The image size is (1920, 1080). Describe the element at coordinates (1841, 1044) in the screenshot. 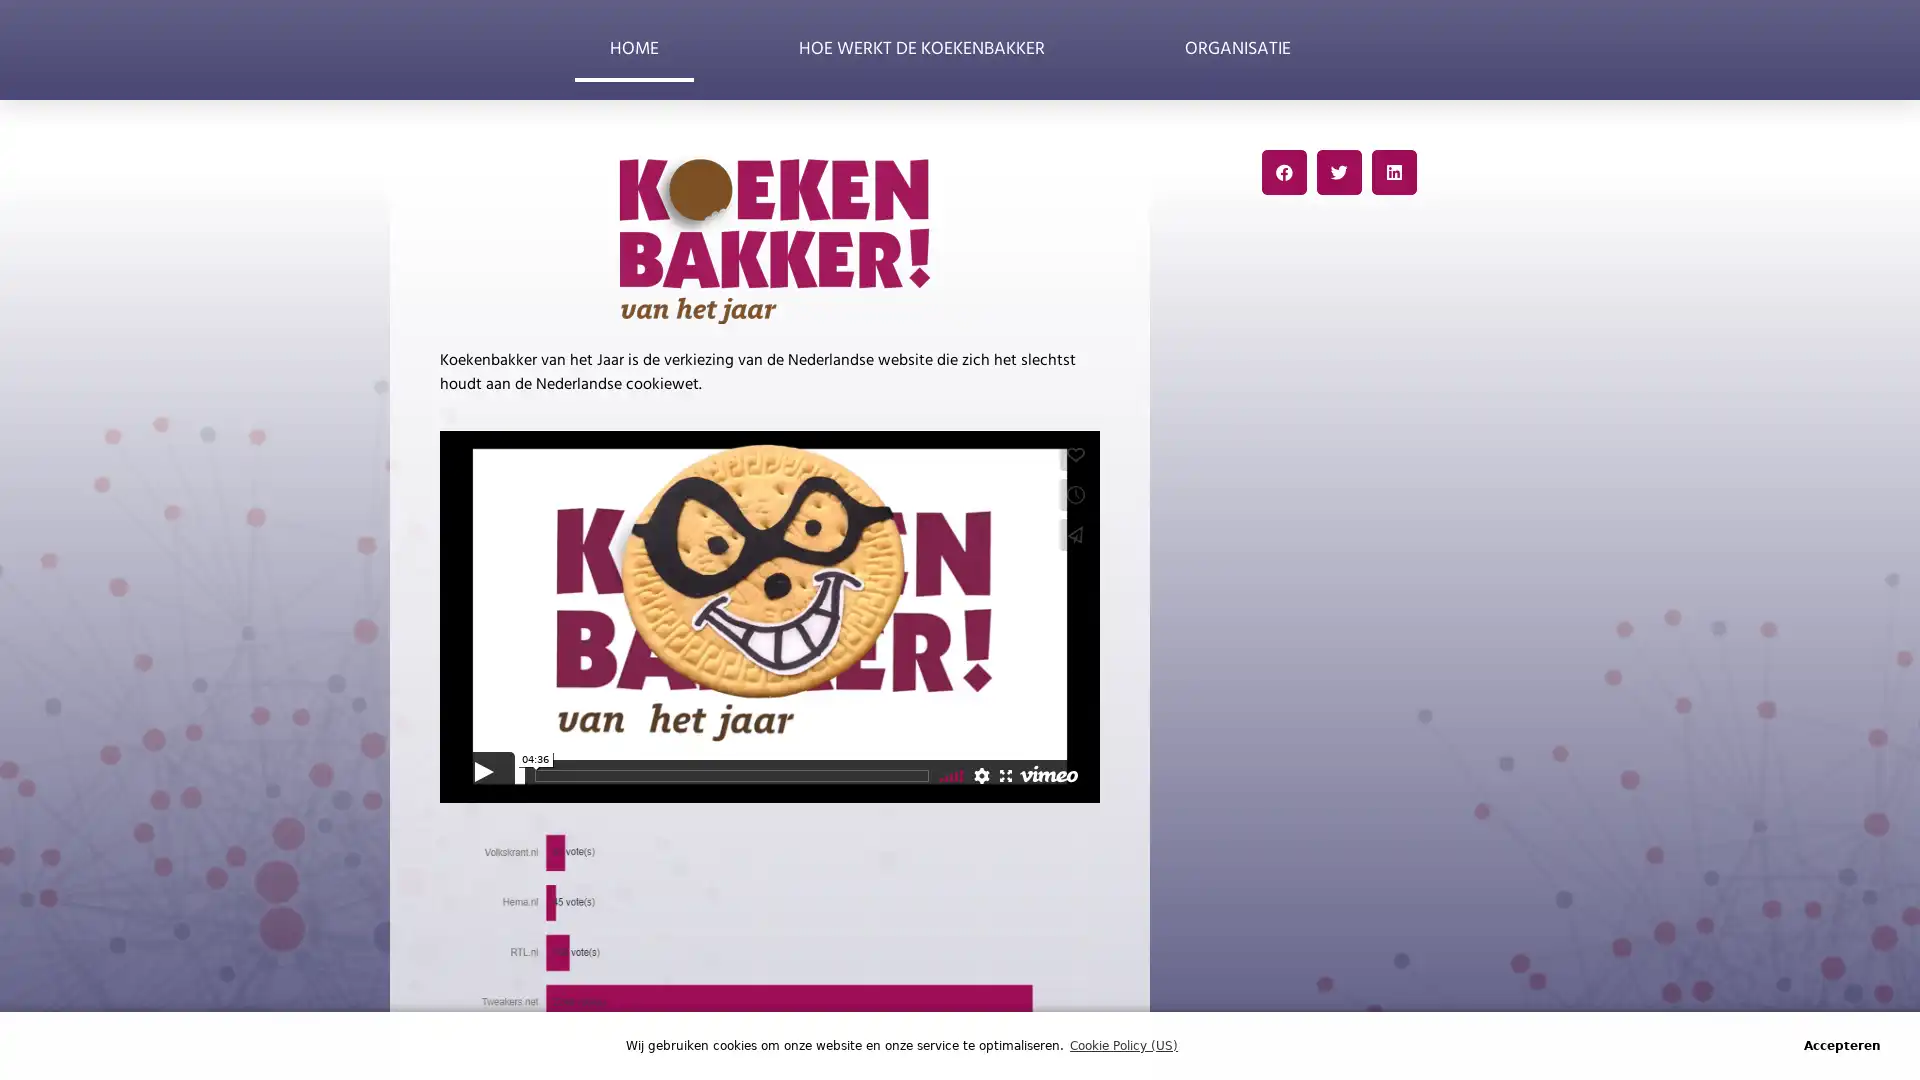

I see `dismiss cookie message` at that location.